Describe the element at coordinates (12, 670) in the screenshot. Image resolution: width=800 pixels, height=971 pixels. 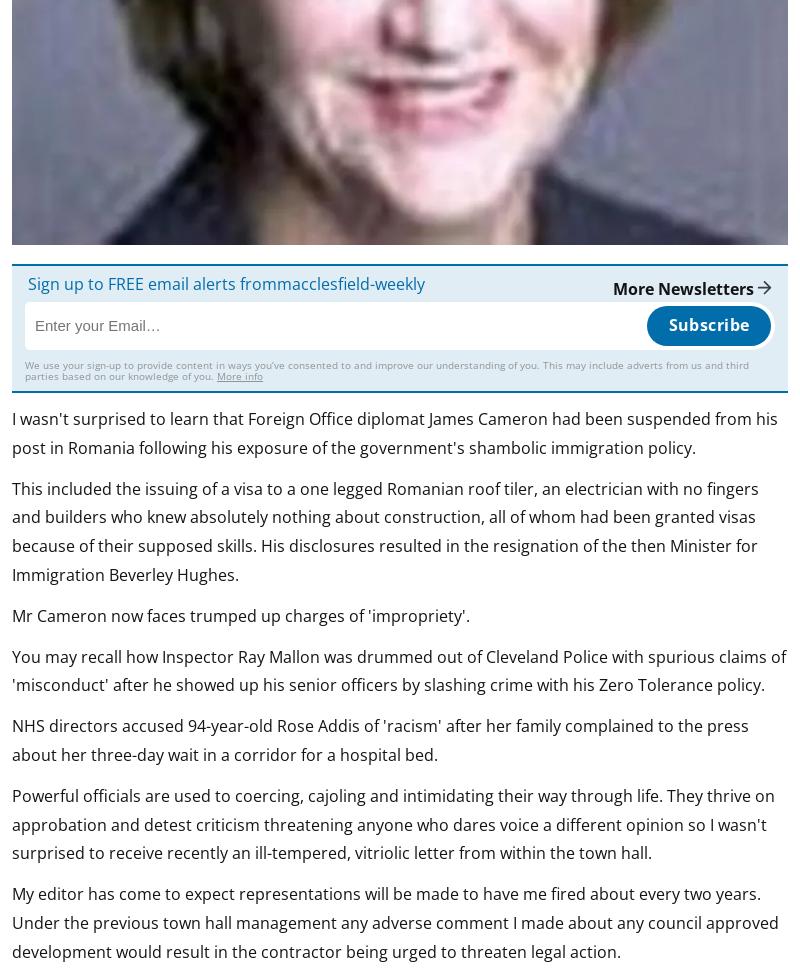
I see `'You may recall how Inspector Ray Mallon was drummed out of Cleveland Police with spurious claims of 'misconduct' after he showed up his senior officers by slashing crime with his Zero Tolerance policy.'` at that location.